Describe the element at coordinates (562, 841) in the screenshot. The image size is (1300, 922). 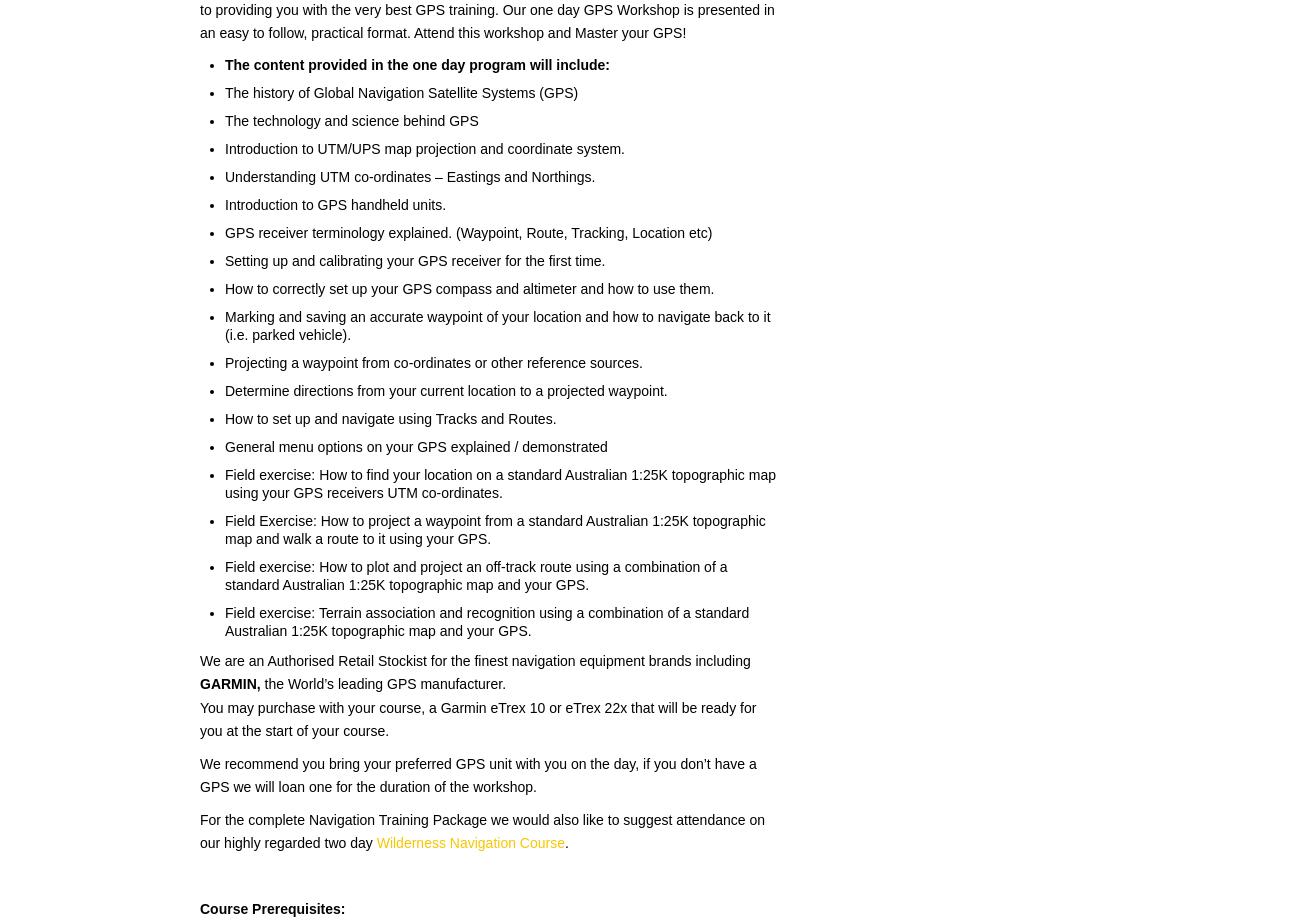
I see `'.'` at that location.